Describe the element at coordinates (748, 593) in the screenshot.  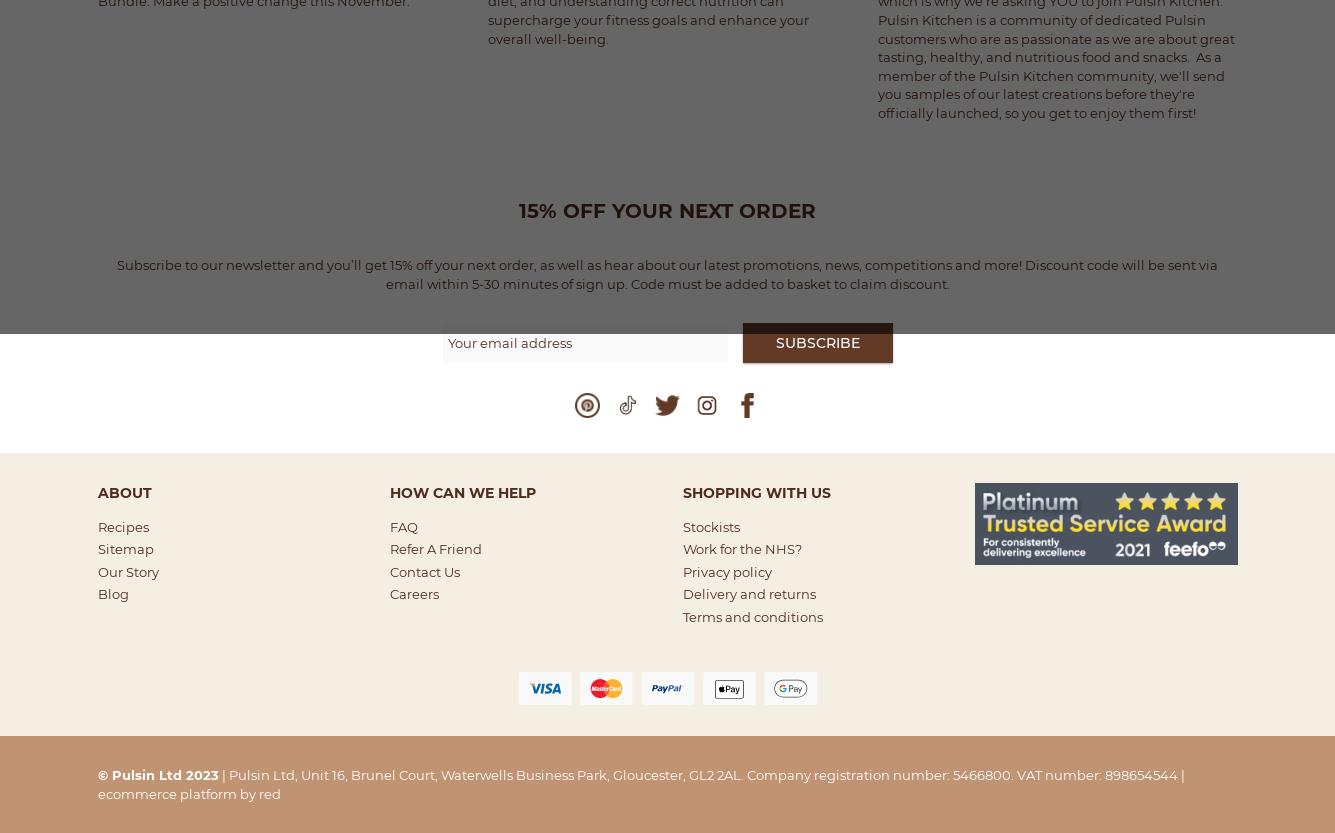
I see `'Delivery and returns'` at that location.